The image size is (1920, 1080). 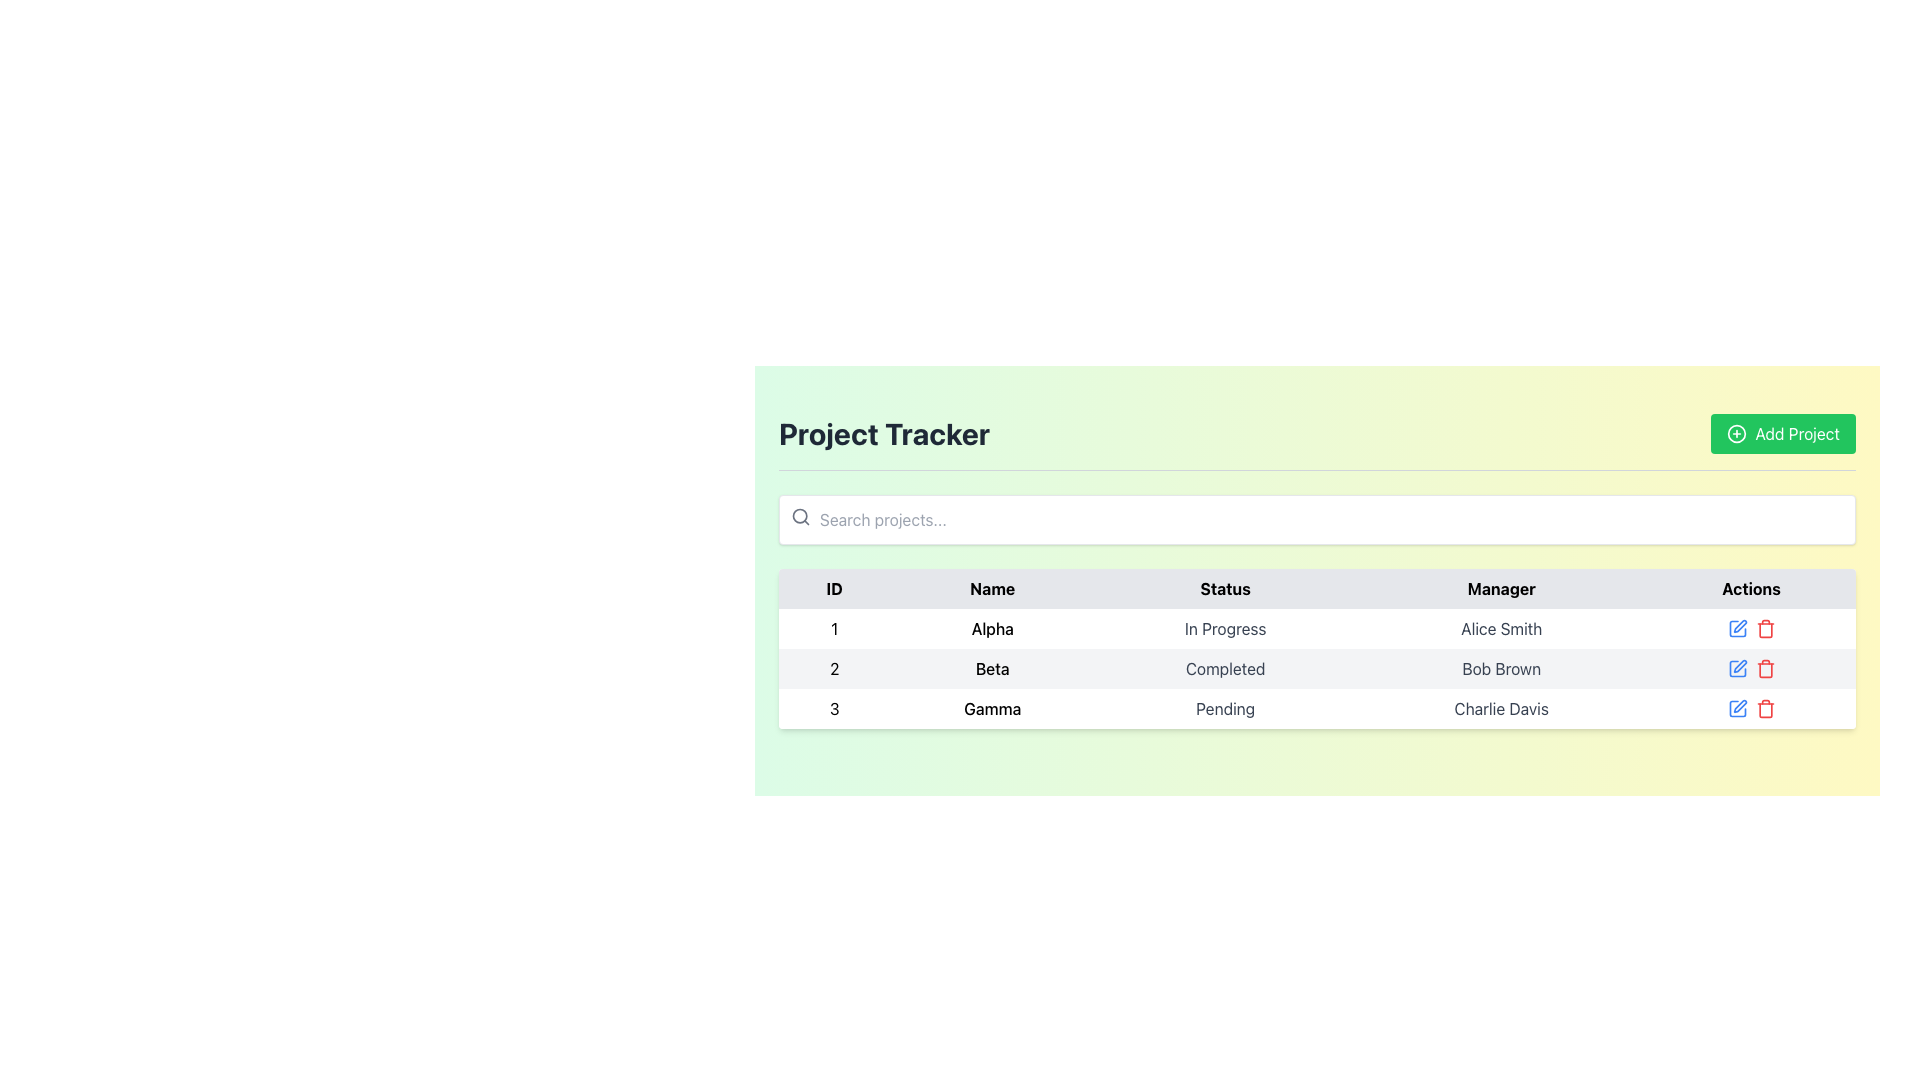 What do you see at coordinates (1765, 708) in the screenshot?
I see `the delete button in the 'Actions' column of the table associated with the 'Gamma' project managed by Charlie Davis` at bounding box center [1765, 708].